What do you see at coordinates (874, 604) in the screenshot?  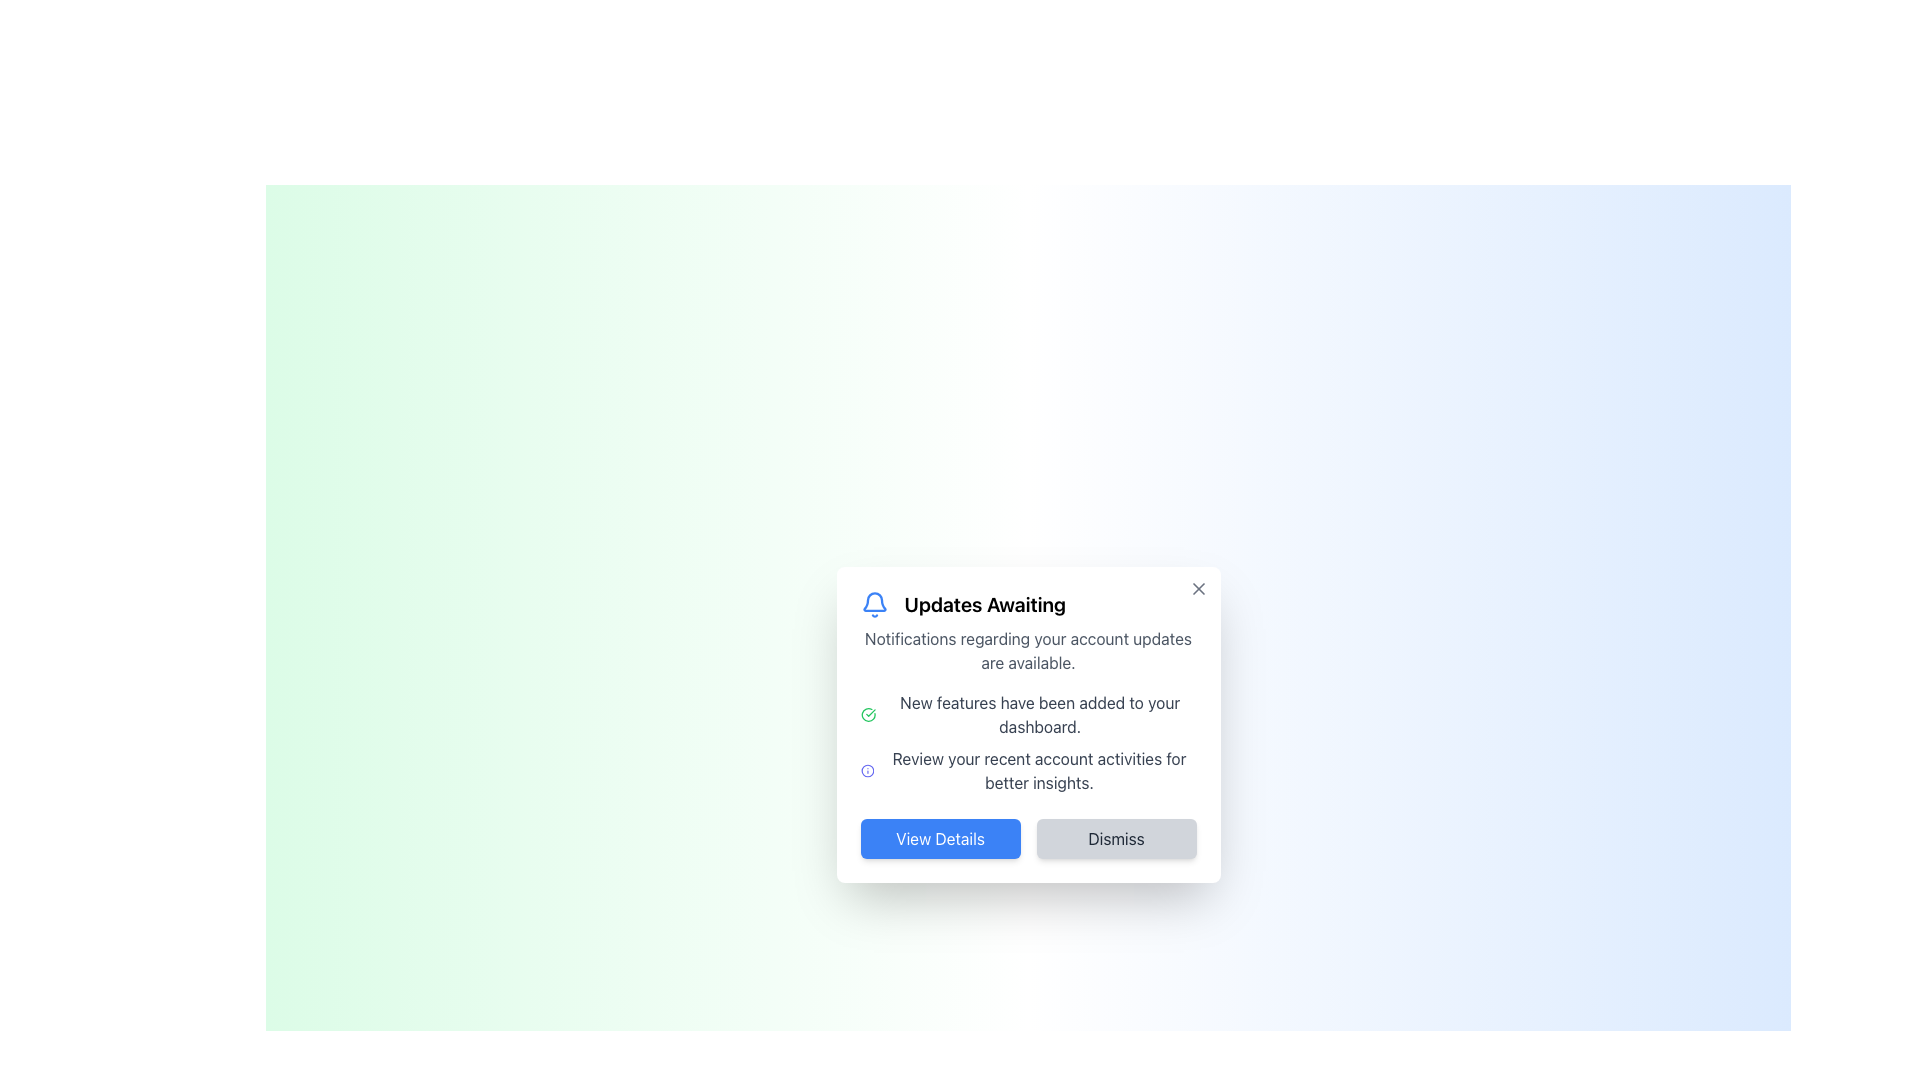 I see `the notification icon resembling a bell with a blue outline, located inside the 'Updates Awaiting' box, positioned to the left of the title text` at bounding box center [874, 604].